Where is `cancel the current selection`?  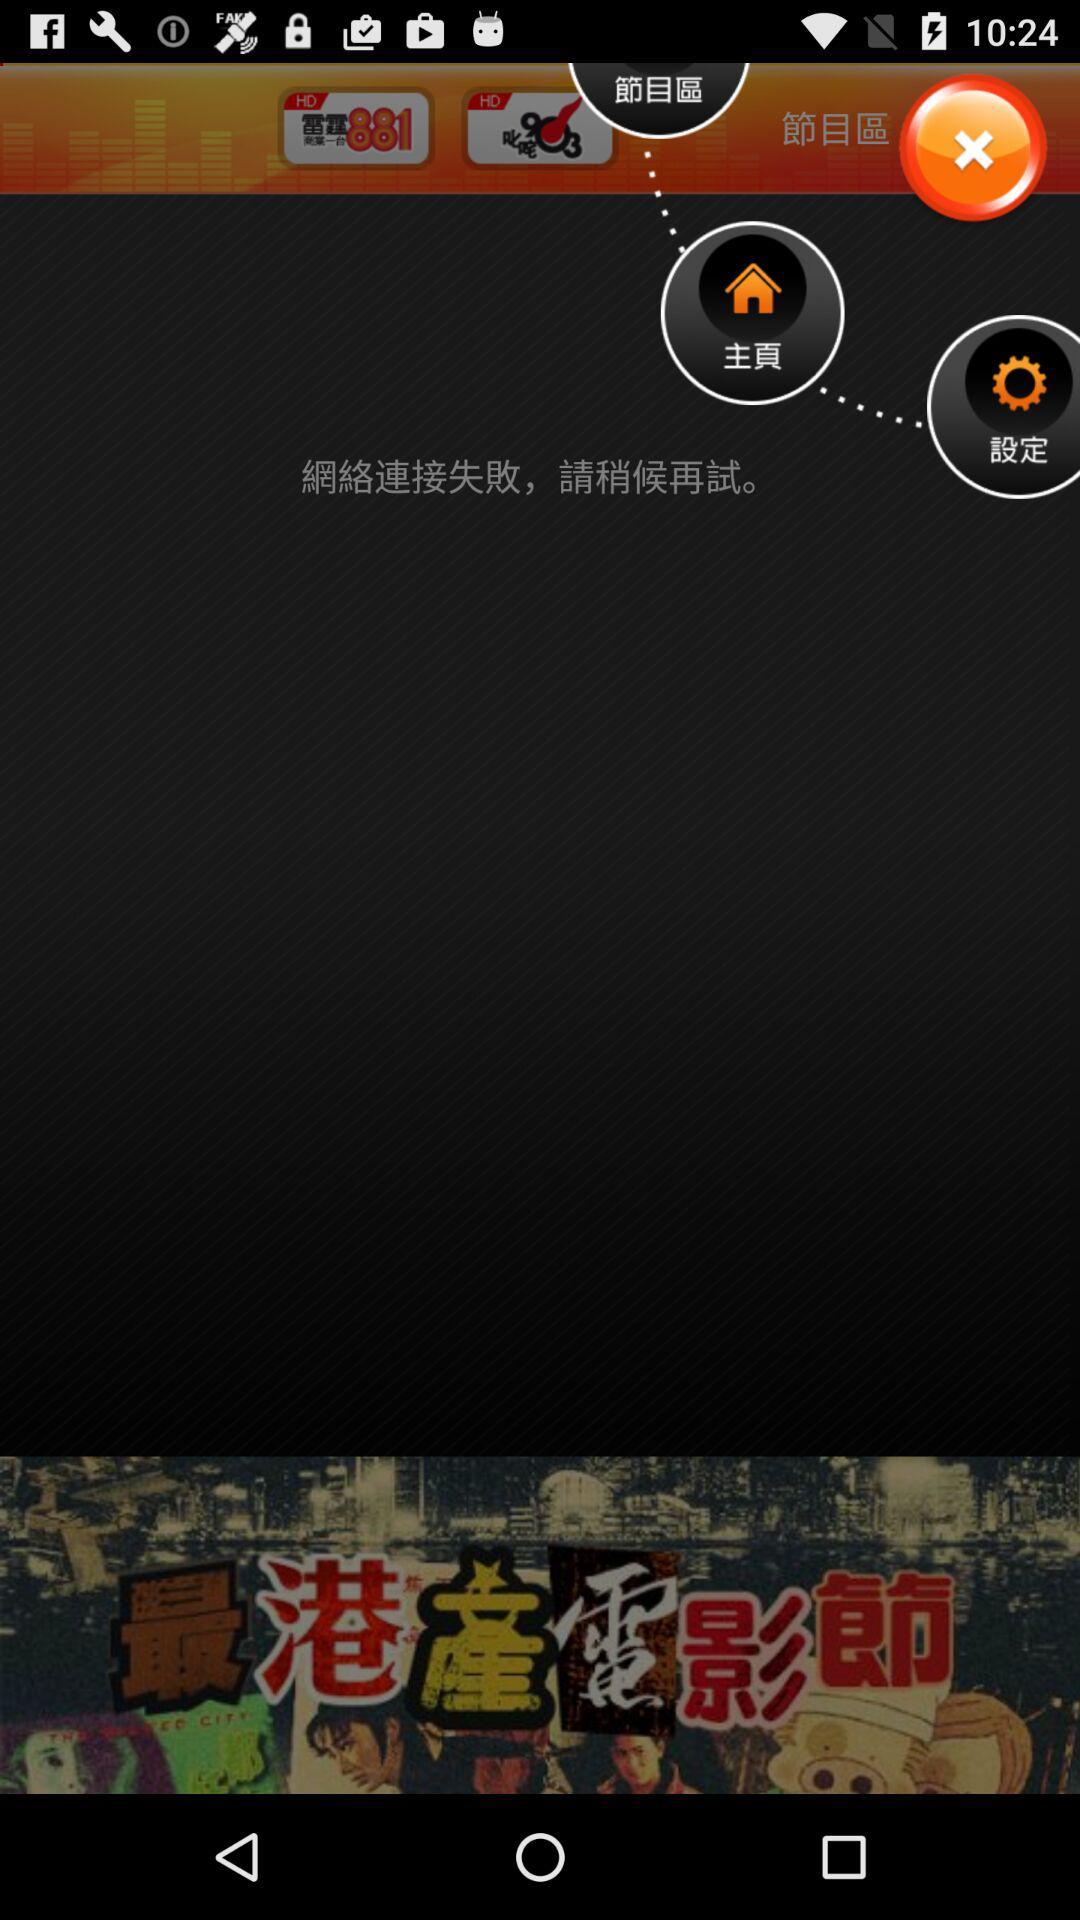 cancel the current selection is located at coordinates (971, 148).